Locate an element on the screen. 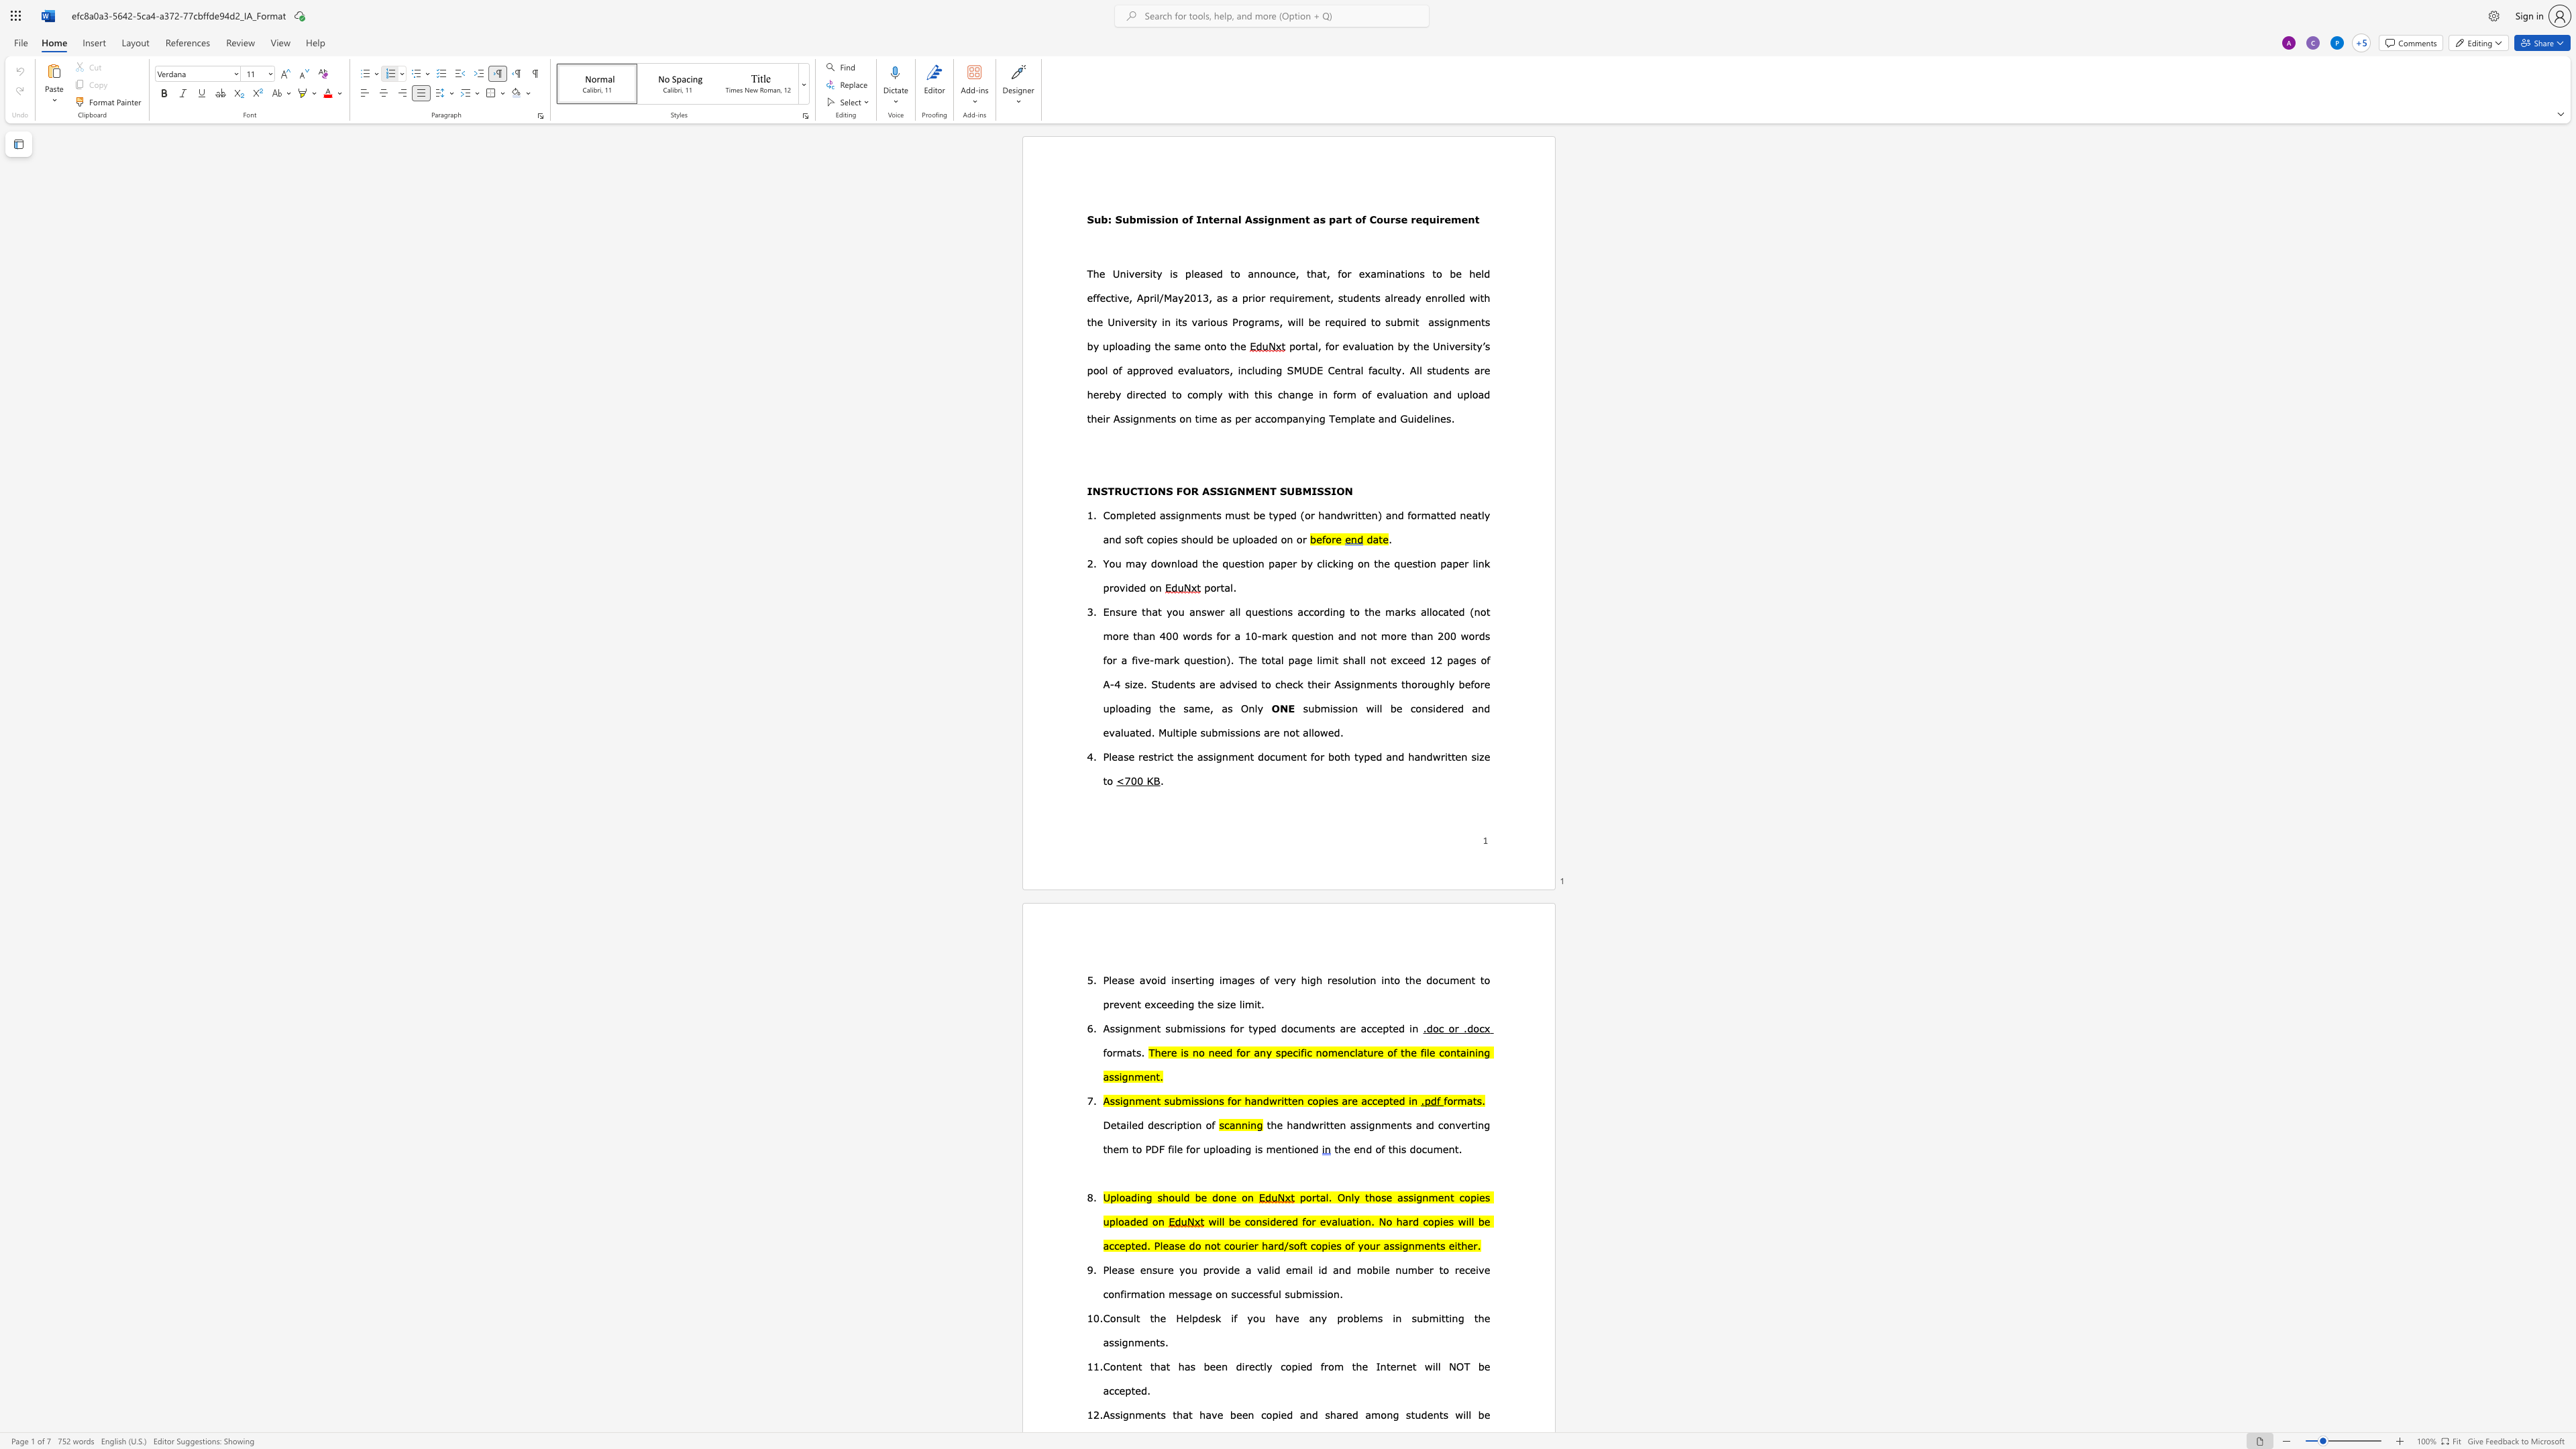 Image resolution: width=2576 pixels, height=1449 pixels. the 1th character "P" in the text is located at coordinates (1106, 756).